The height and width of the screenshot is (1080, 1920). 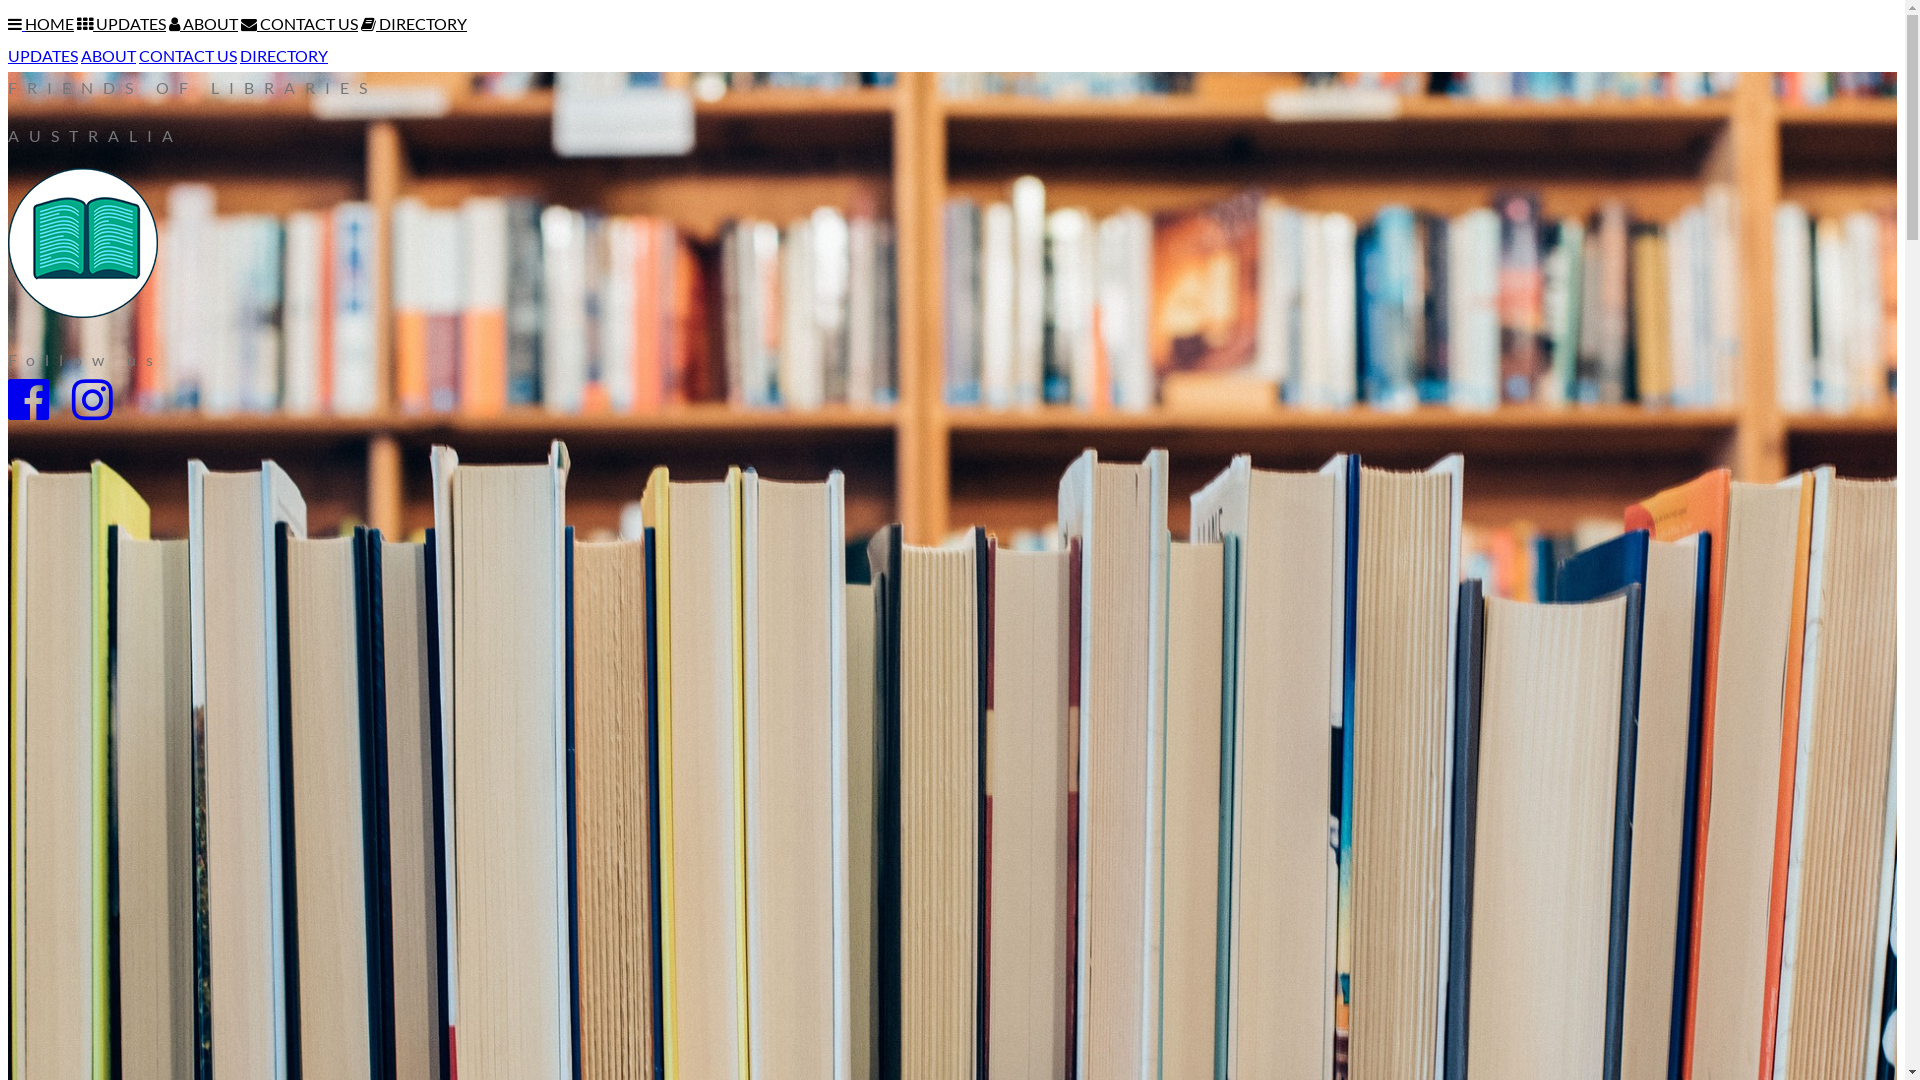 What do you see at coordinates (298, 23) in the screenshot?
I see `'CONTACT US'` at bounding box center [298, 23].